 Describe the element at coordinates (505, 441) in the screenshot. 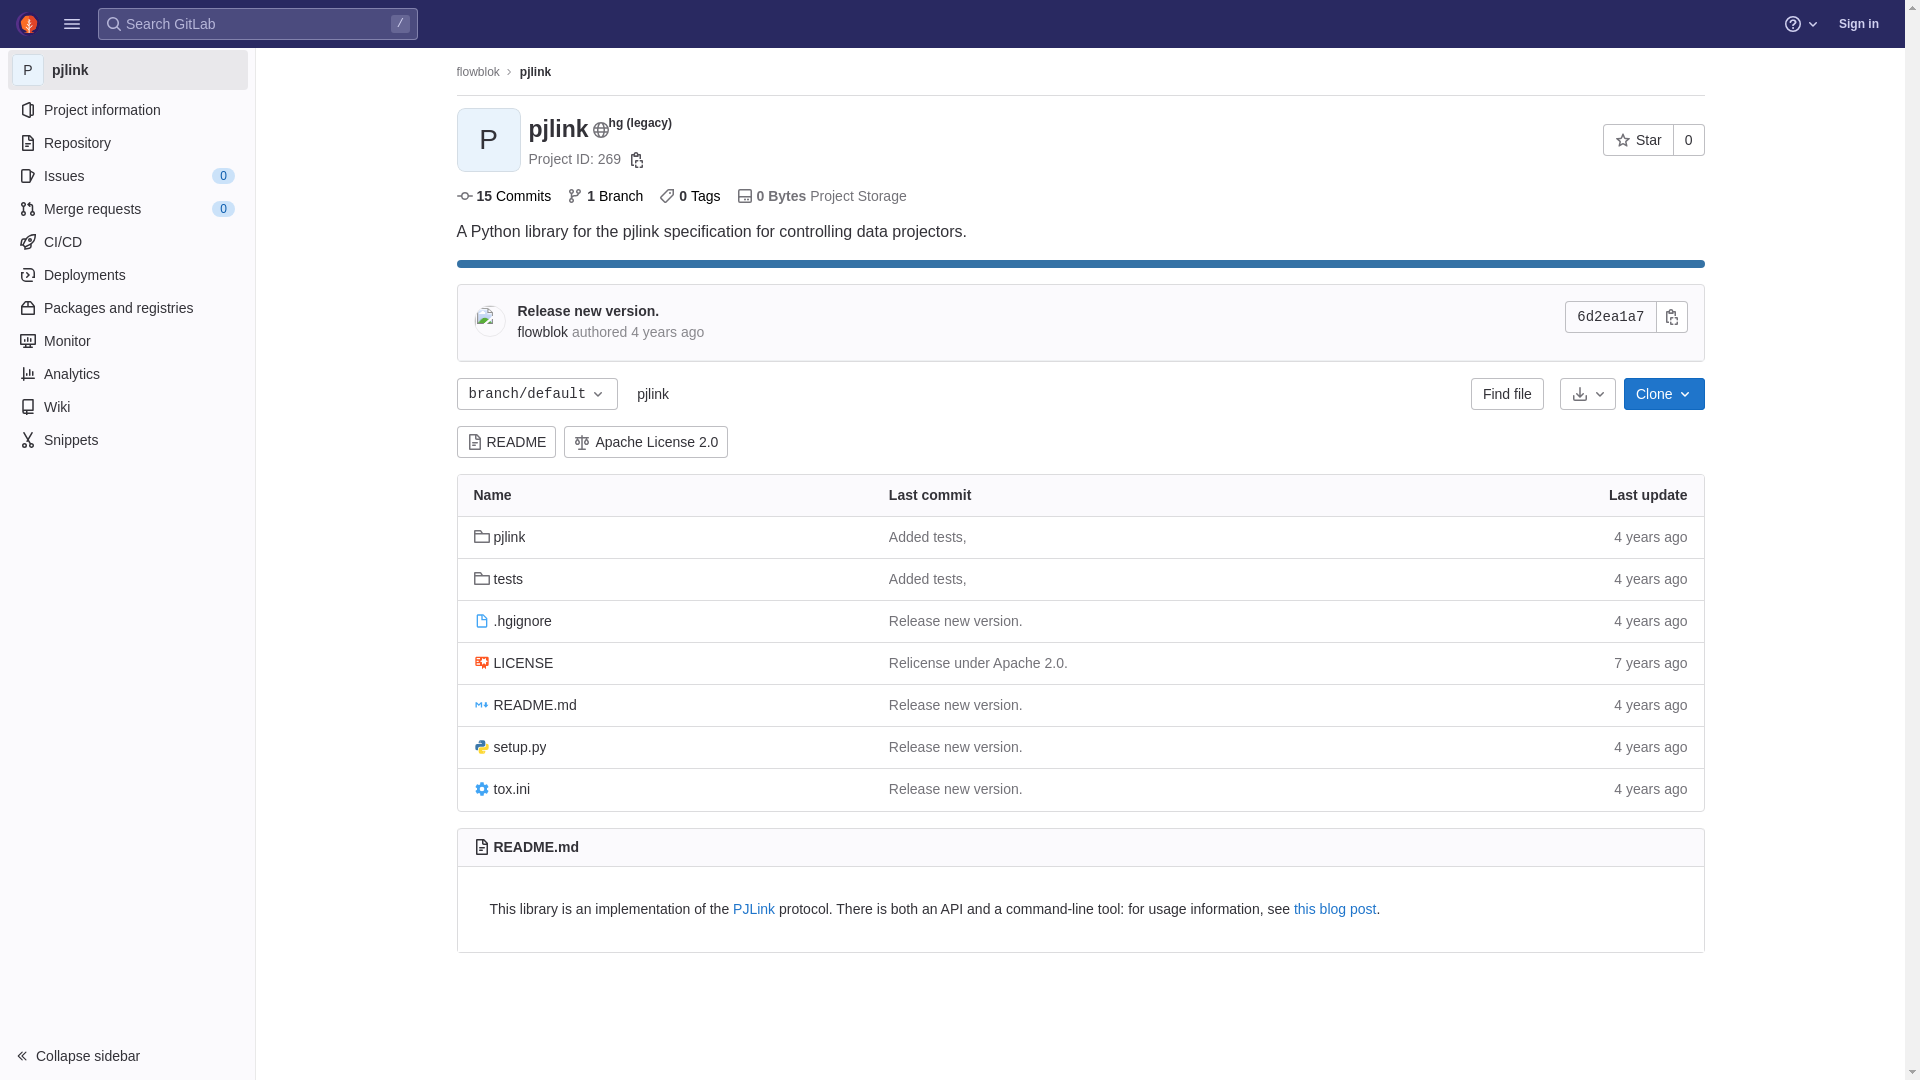

I see `'README'` at that location.